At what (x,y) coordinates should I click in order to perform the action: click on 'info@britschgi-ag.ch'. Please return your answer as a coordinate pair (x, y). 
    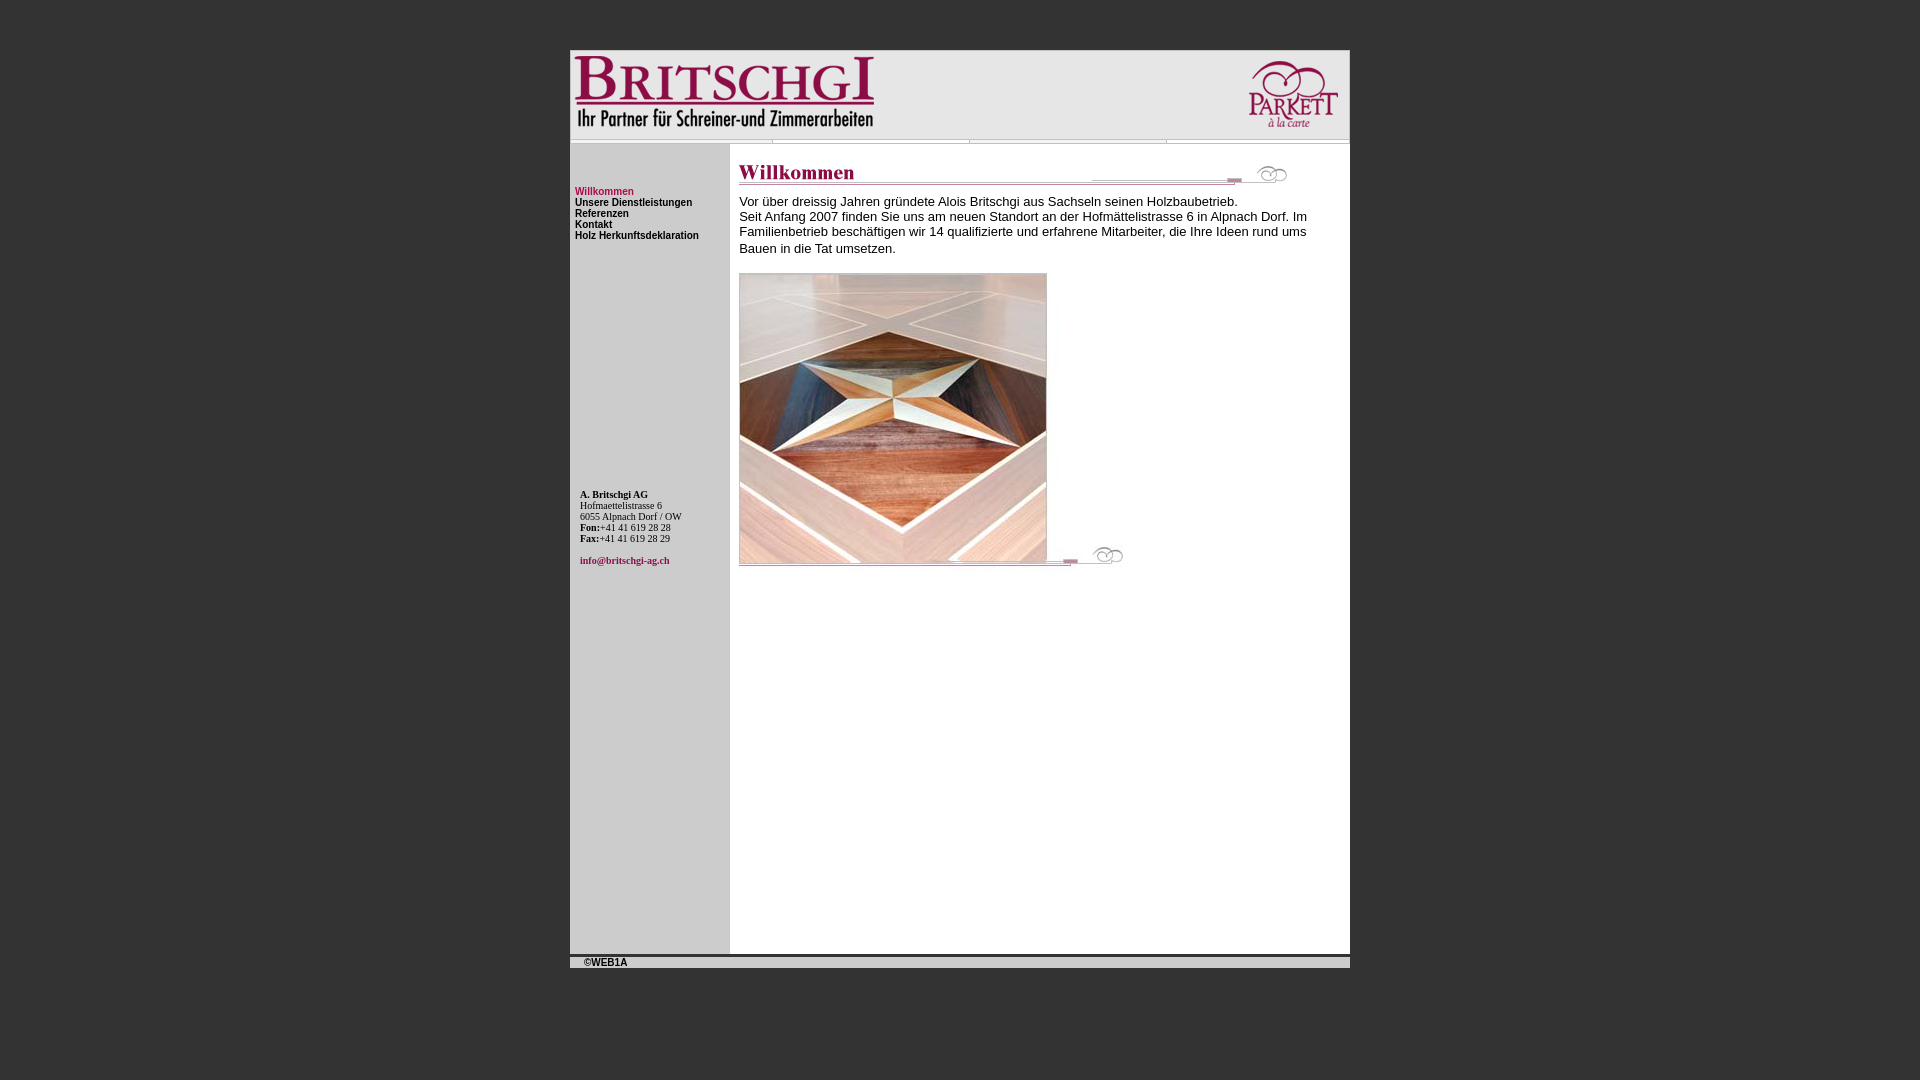
    Looking at the image, I should click on (623, 560).